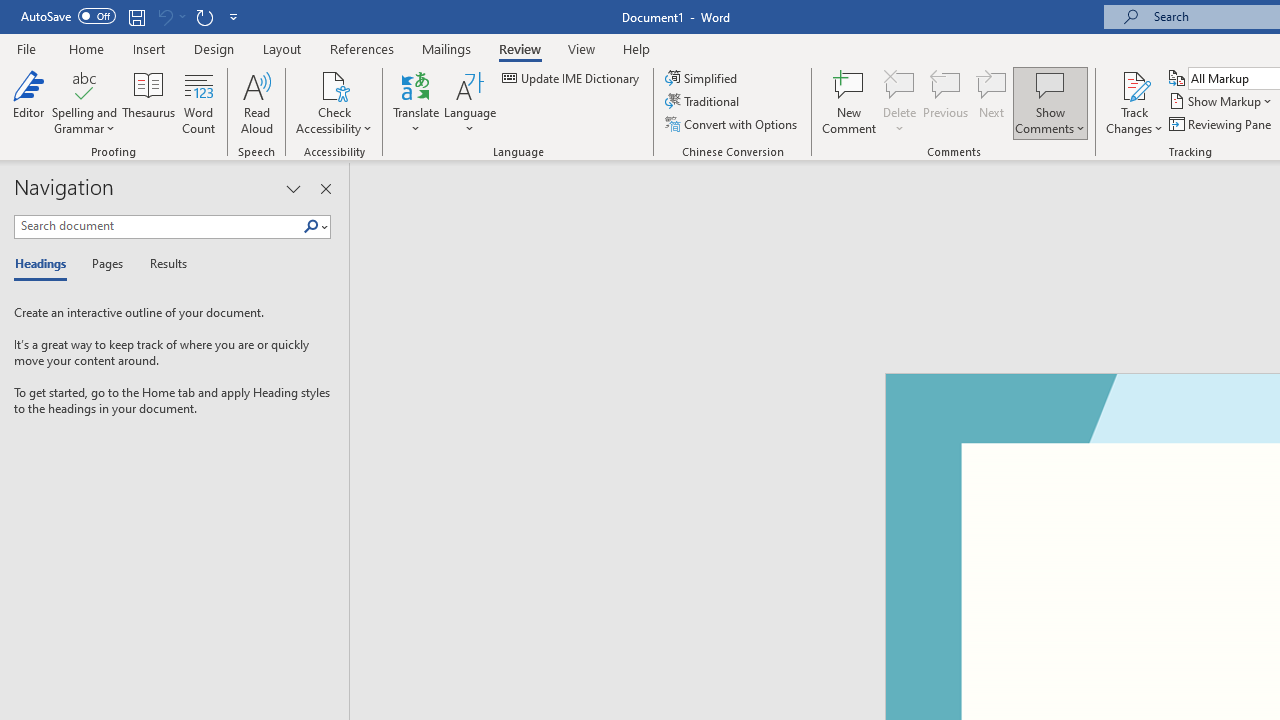  What do you see at coordinates (135, 16) in the screenshot?
I see `'Save'` at bounding box center [135, 16].